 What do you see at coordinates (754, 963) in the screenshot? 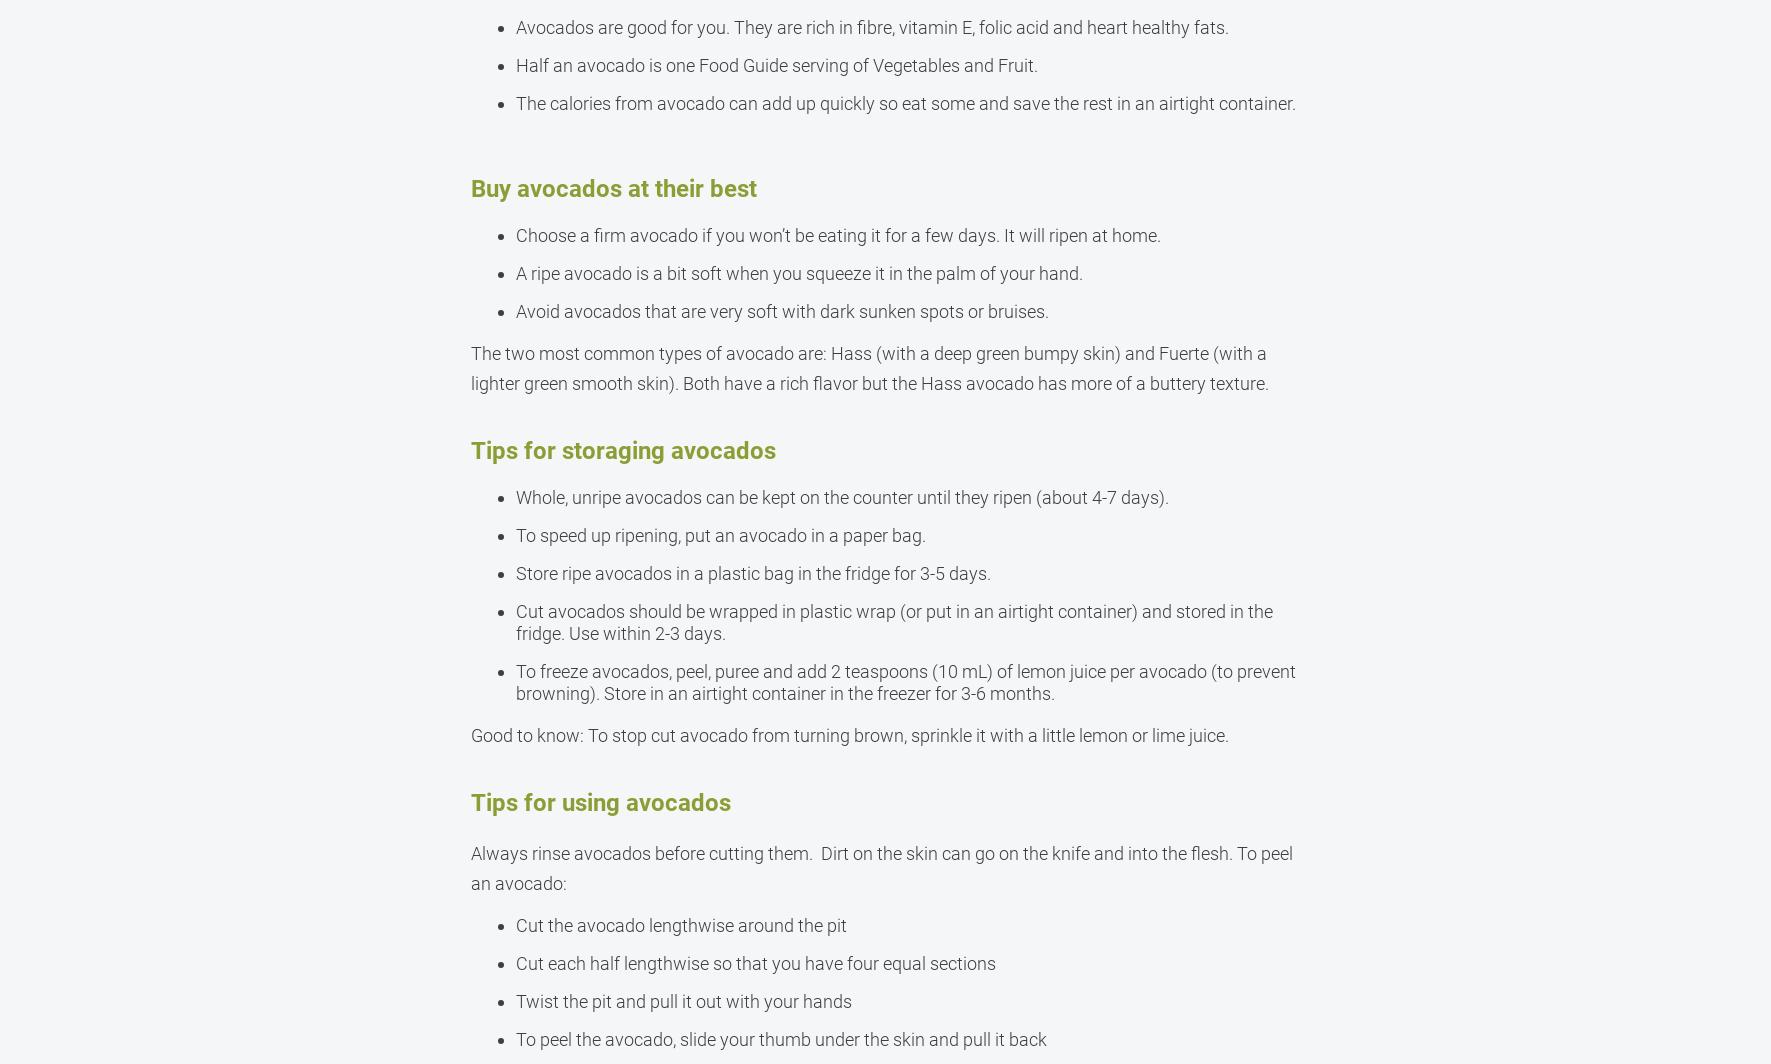
I see `'Cut each half lengthwise so that you have four equal sections'` at bounding box center [754, 963].